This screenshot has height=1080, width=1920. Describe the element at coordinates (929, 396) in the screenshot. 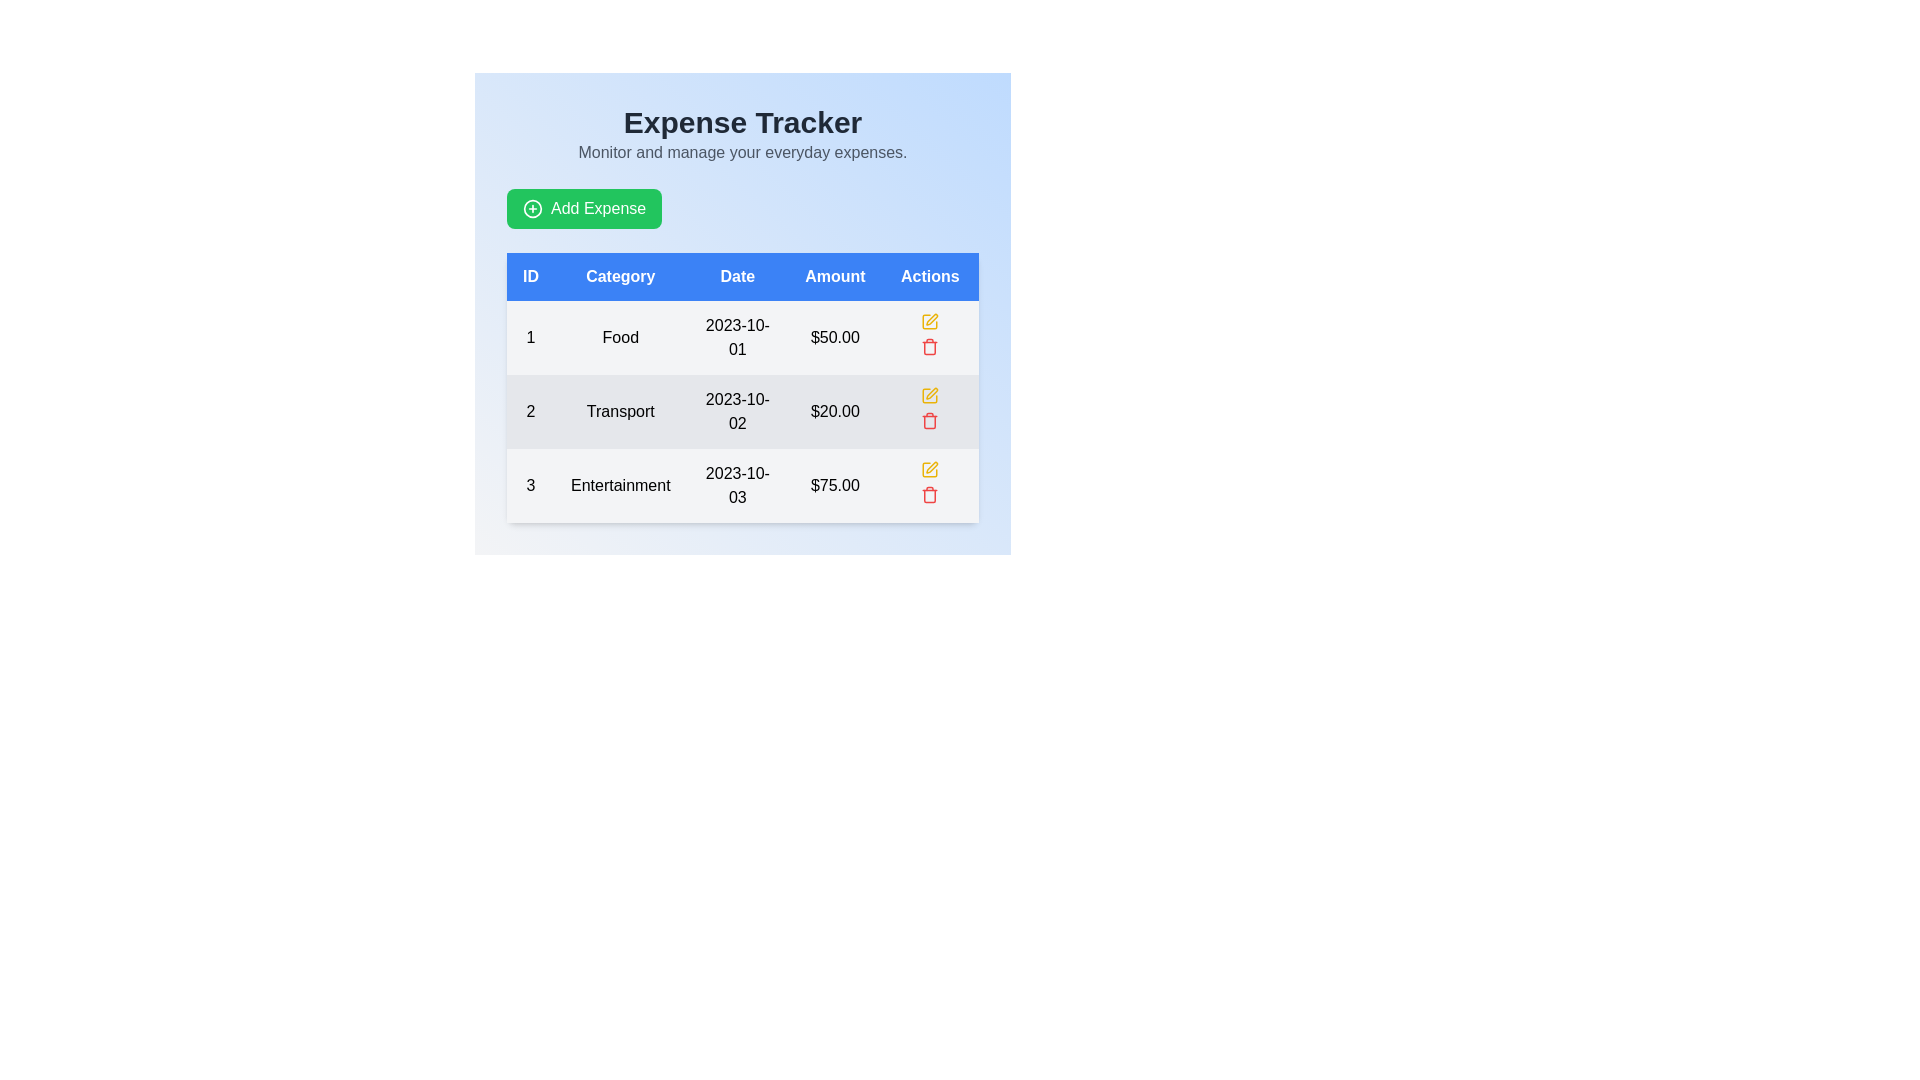

I see `the edit icon in the 'Actions' column of the second row associated with the 'Transport' category` at that location.